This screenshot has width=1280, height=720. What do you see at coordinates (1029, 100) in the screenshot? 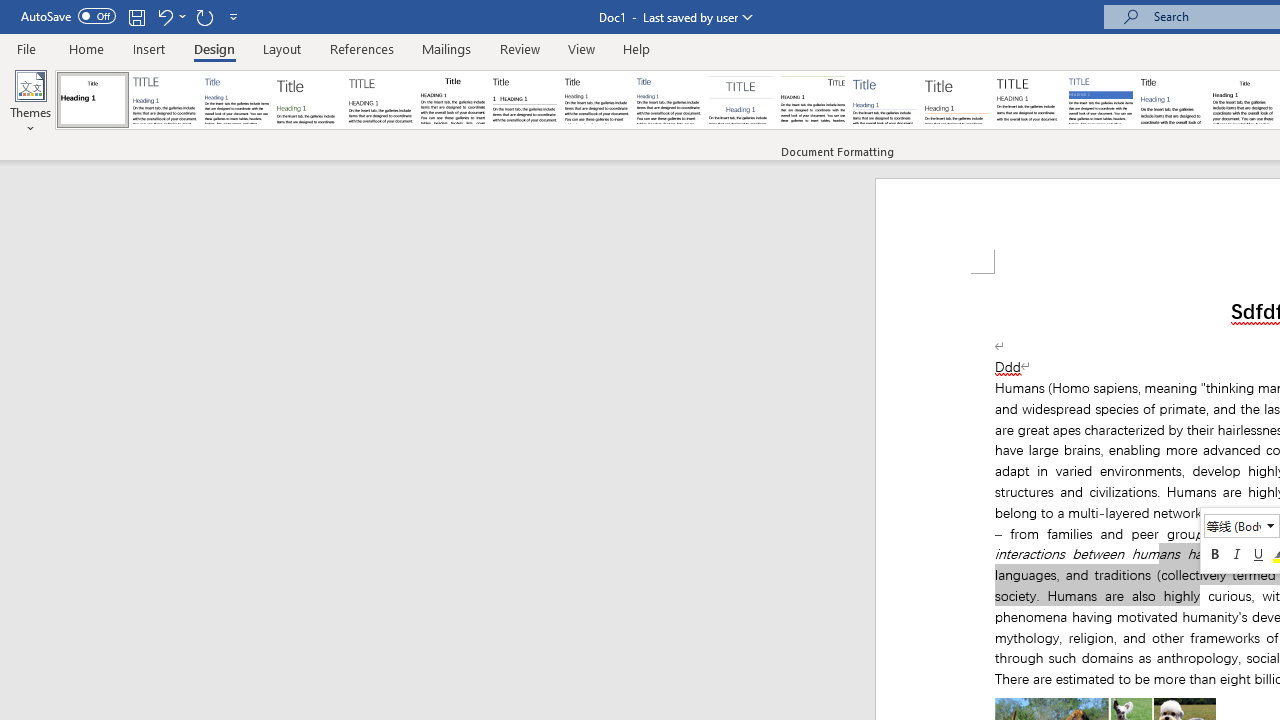
I see `'Minimalist'` at bounding box center [1029, 100].